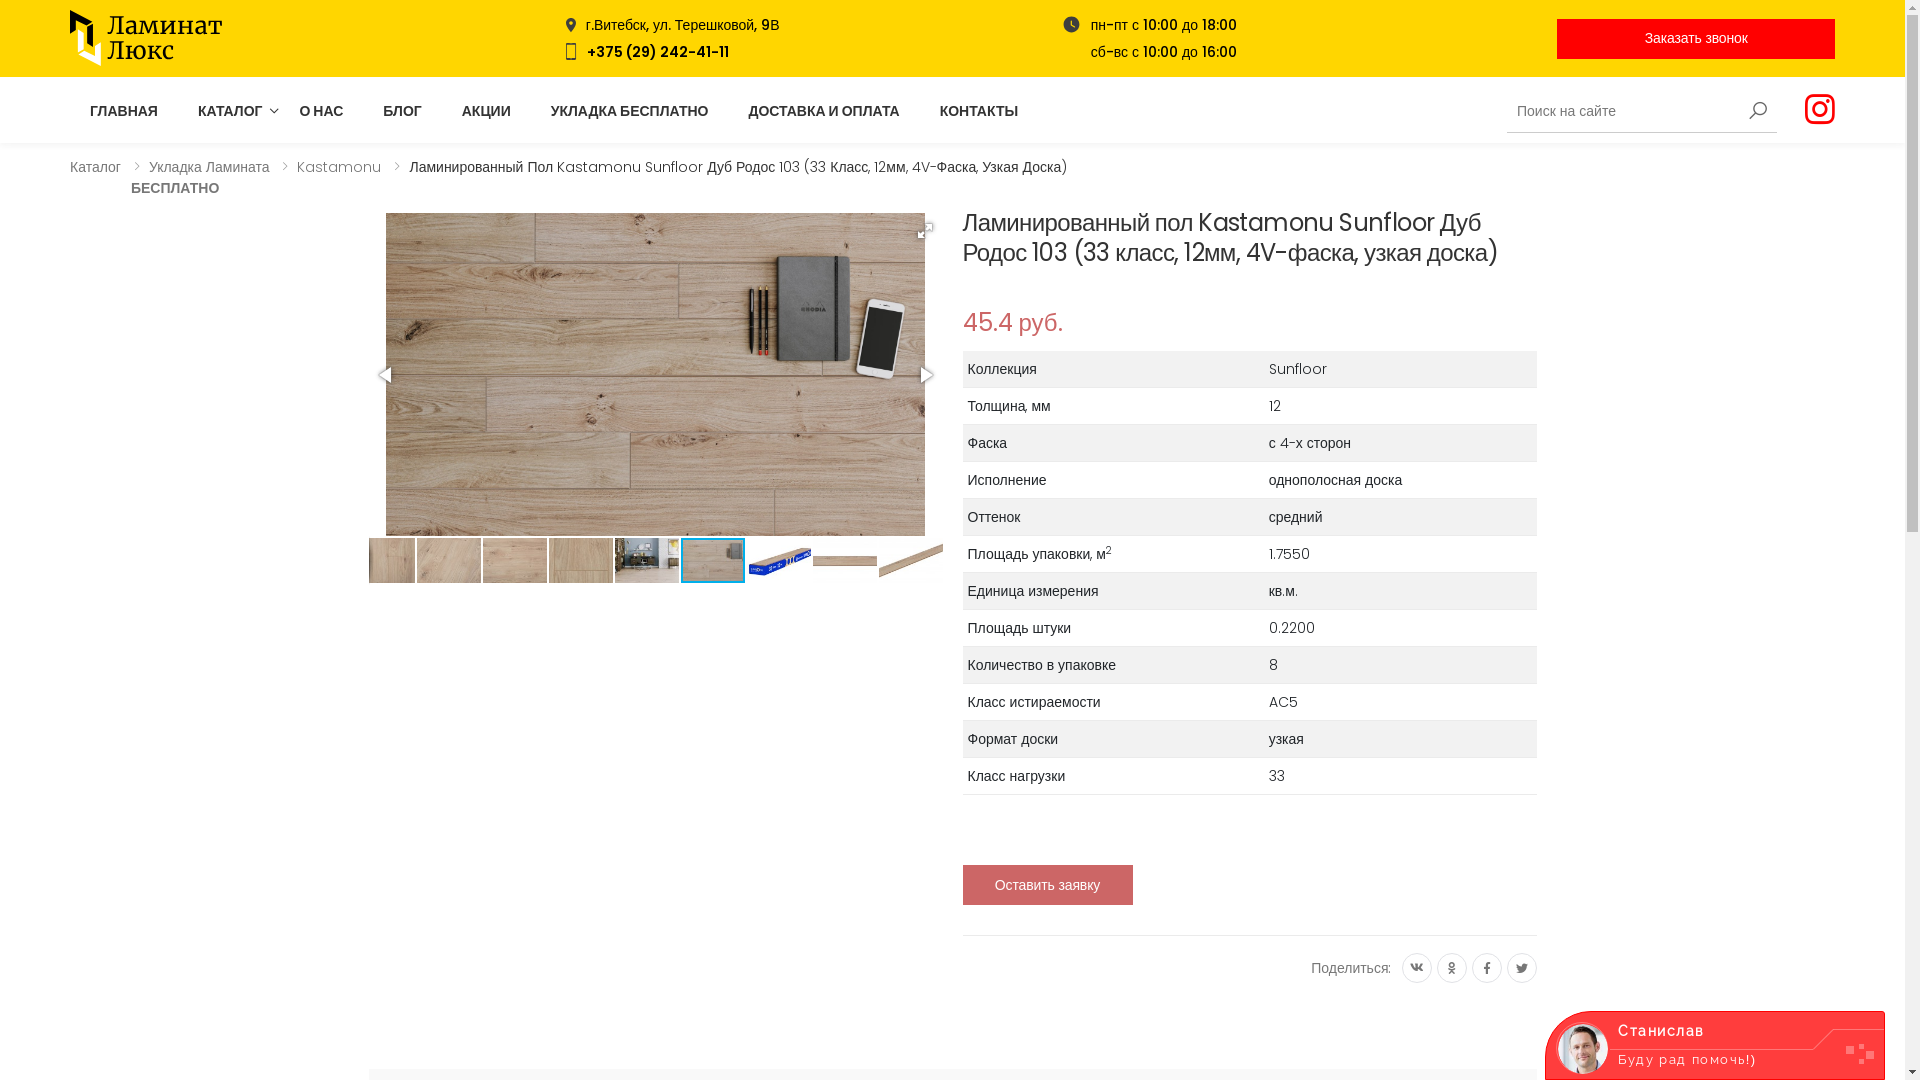 This screenshot has height=1080, width=1920. I want to click on 'Instagram', so click(1804, 110).